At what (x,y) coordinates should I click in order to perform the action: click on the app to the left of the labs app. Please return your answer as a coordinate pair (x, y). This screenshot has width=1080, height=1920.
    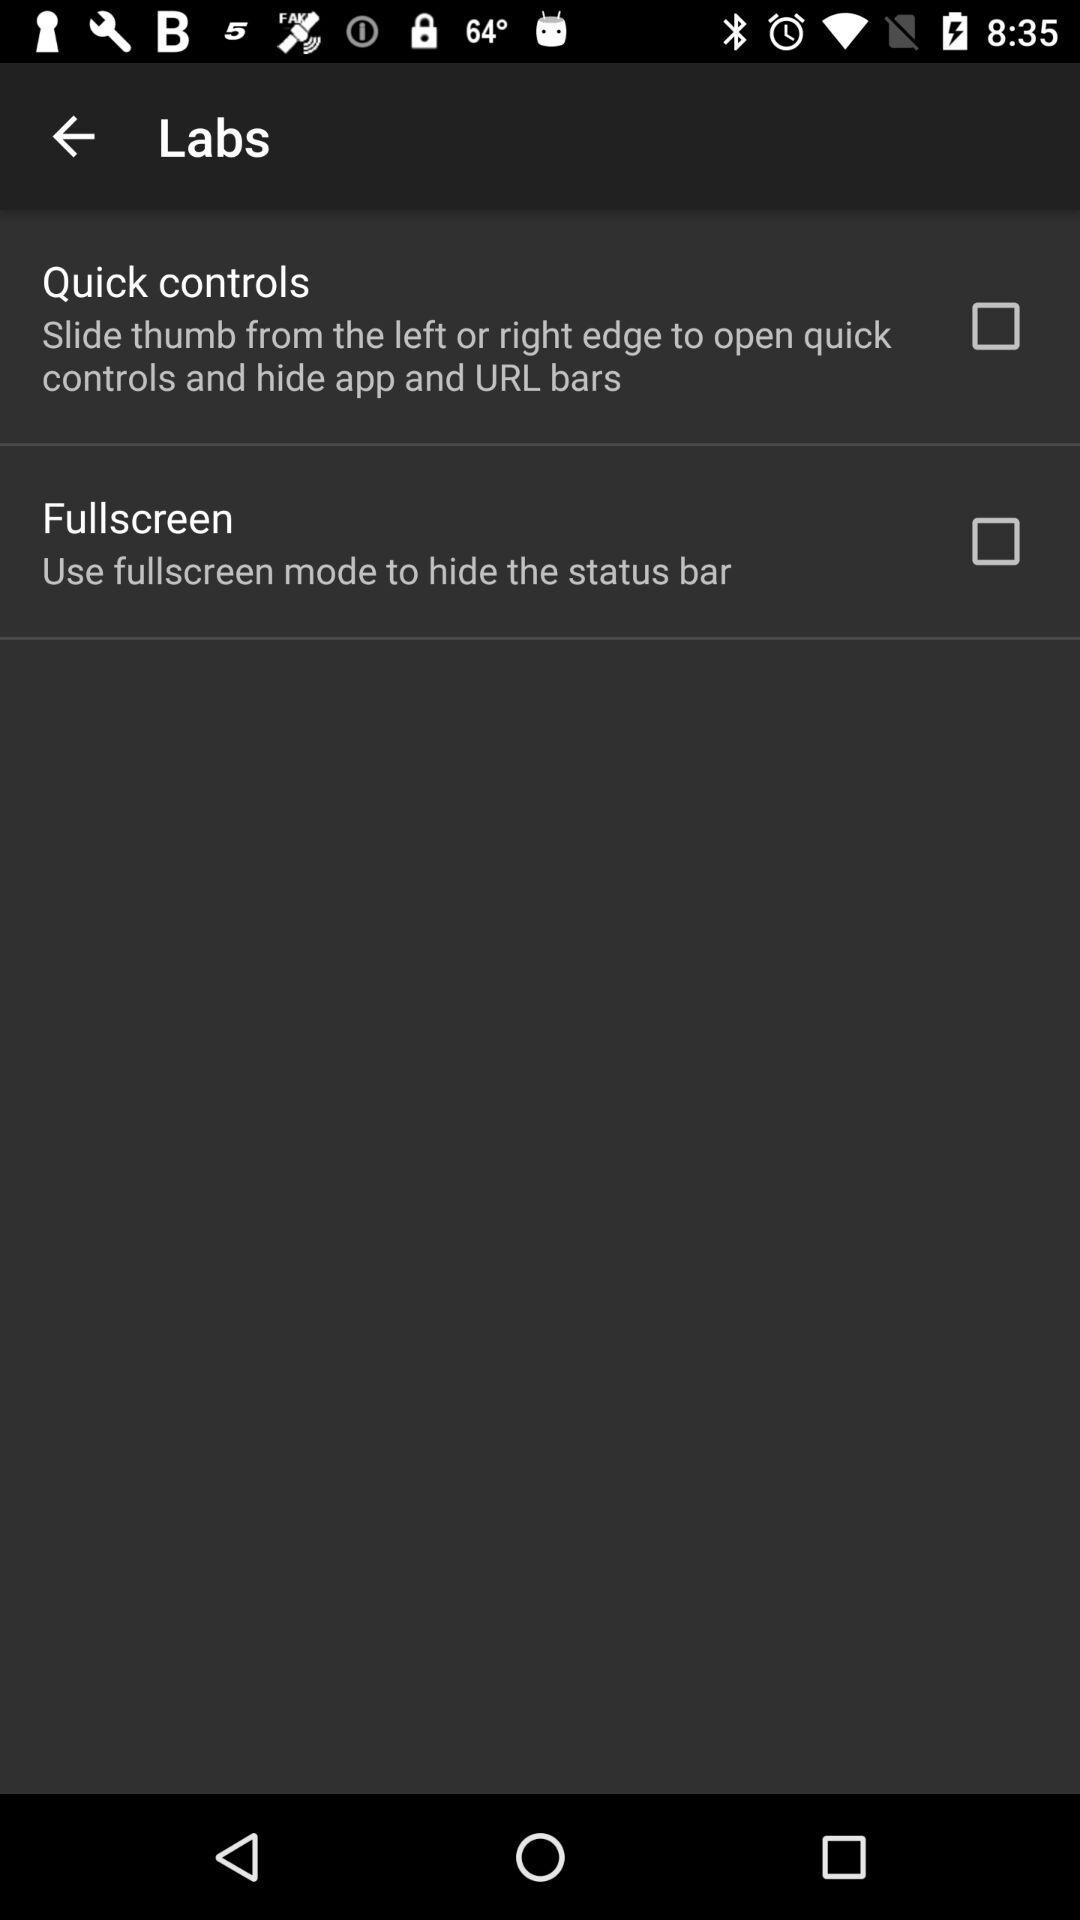
    Looking at the image, I should click on (72, 135).